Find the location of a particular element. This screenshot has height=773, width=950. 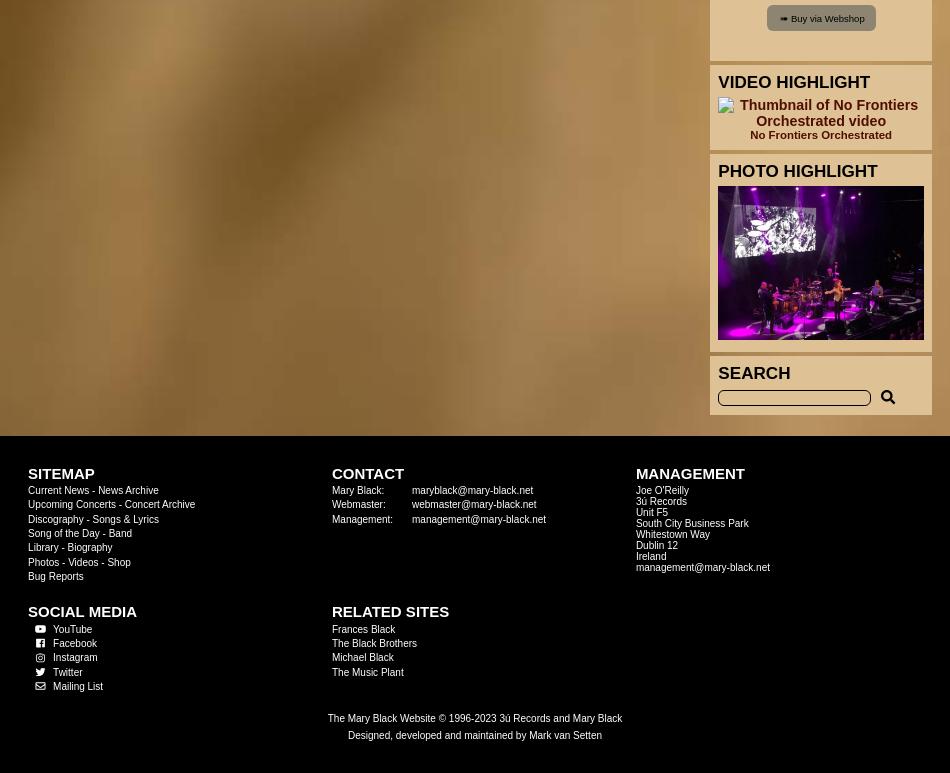

'Shop' is located at coordinates (118, 560).